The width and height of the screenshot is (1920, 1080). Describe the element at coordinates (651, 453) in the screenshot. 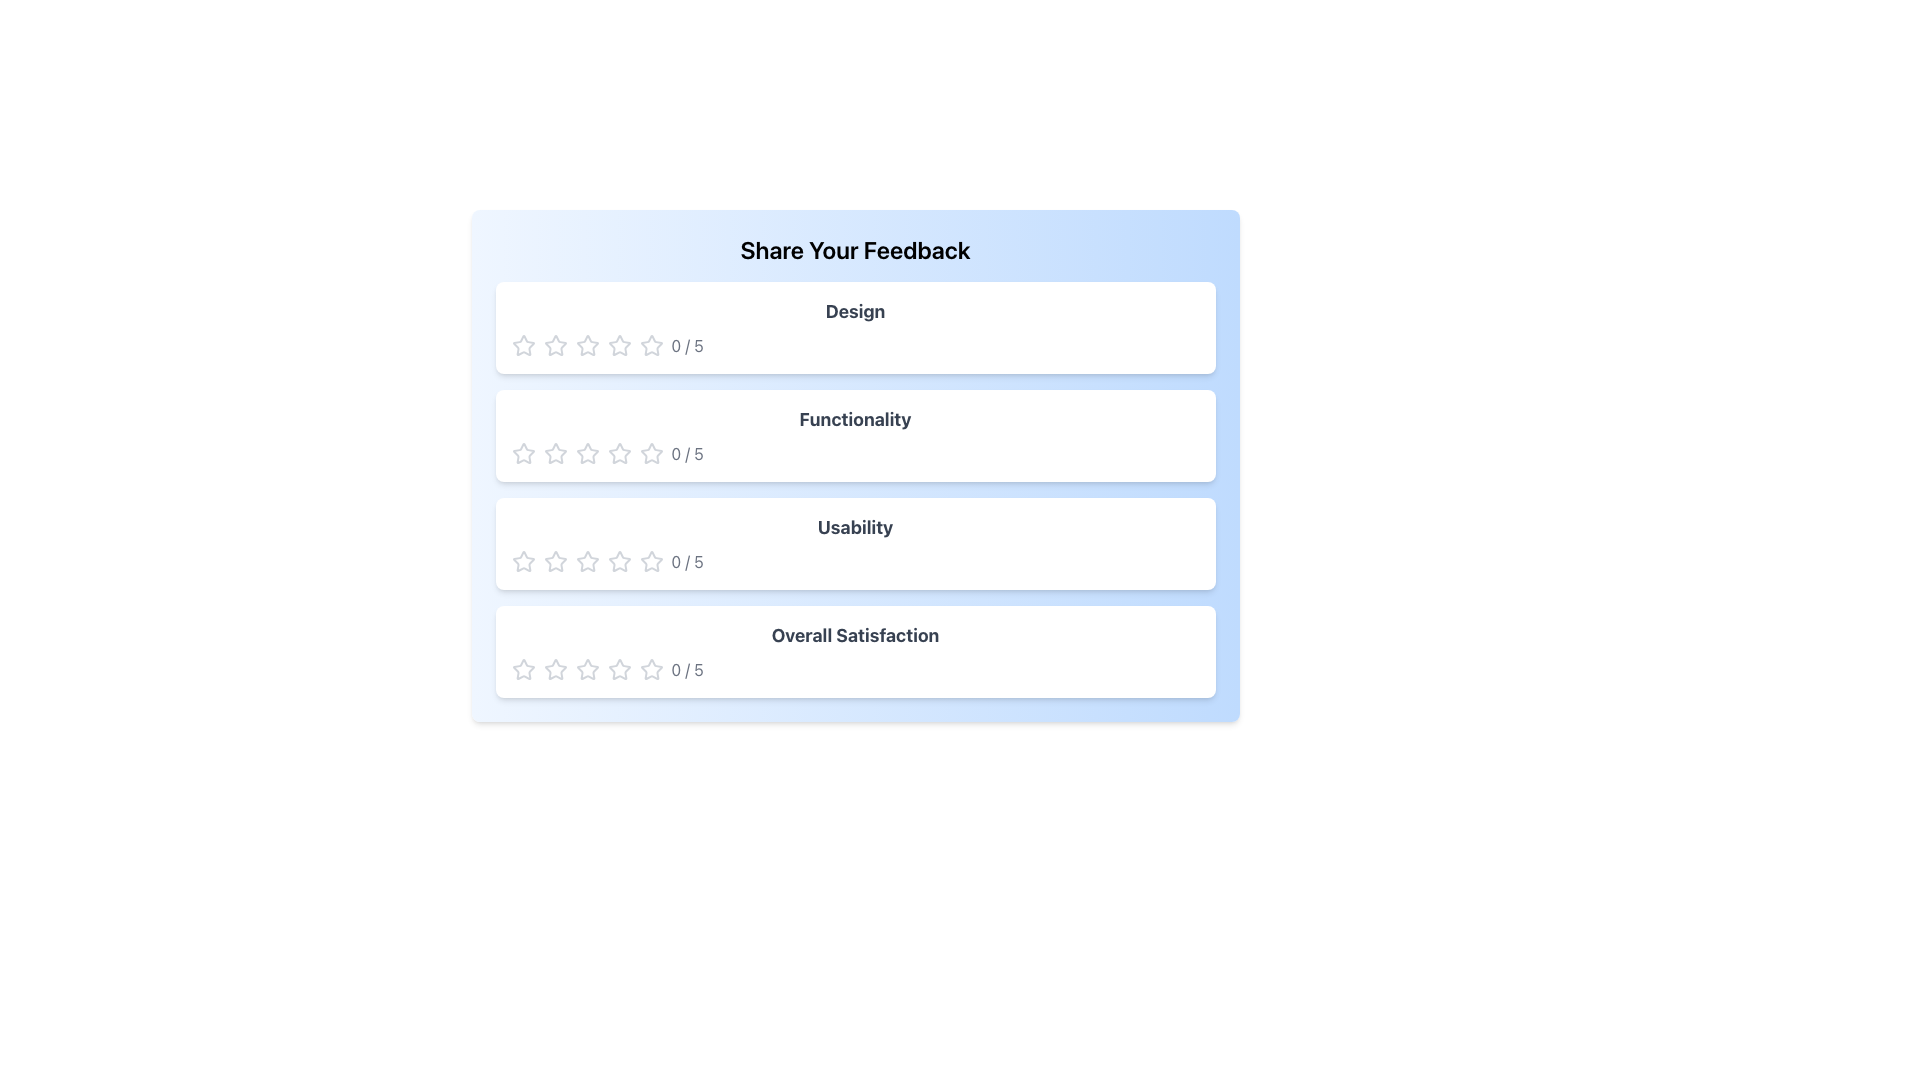

I see `the second star icon in the 'Functionality' rating row, which is a star-shaped icon with a thin outline` at that location.